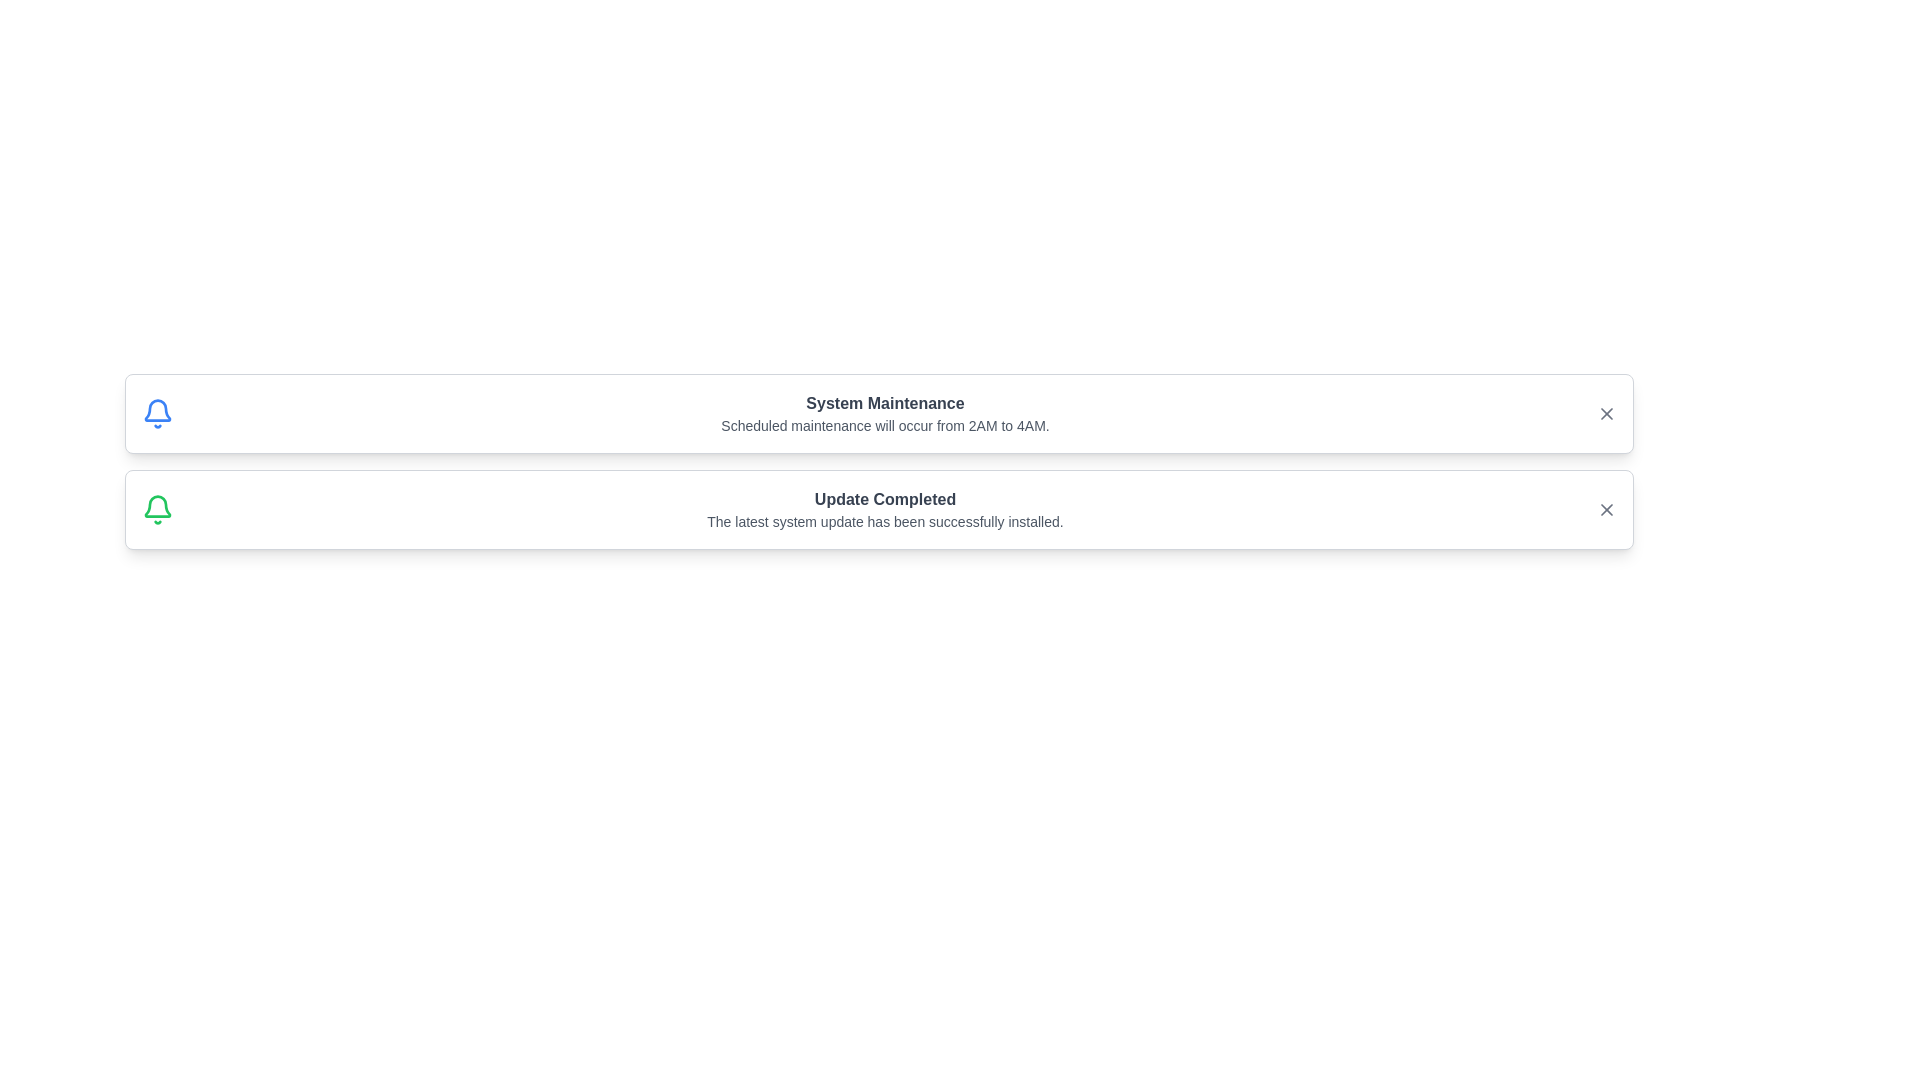 This screenshot has height=1080, width=1920. What do you see at coordinates (884, 404) in the screenshot?
I see `the notification's title and description by focusing on the text elements` at bounding box center [884, 404].